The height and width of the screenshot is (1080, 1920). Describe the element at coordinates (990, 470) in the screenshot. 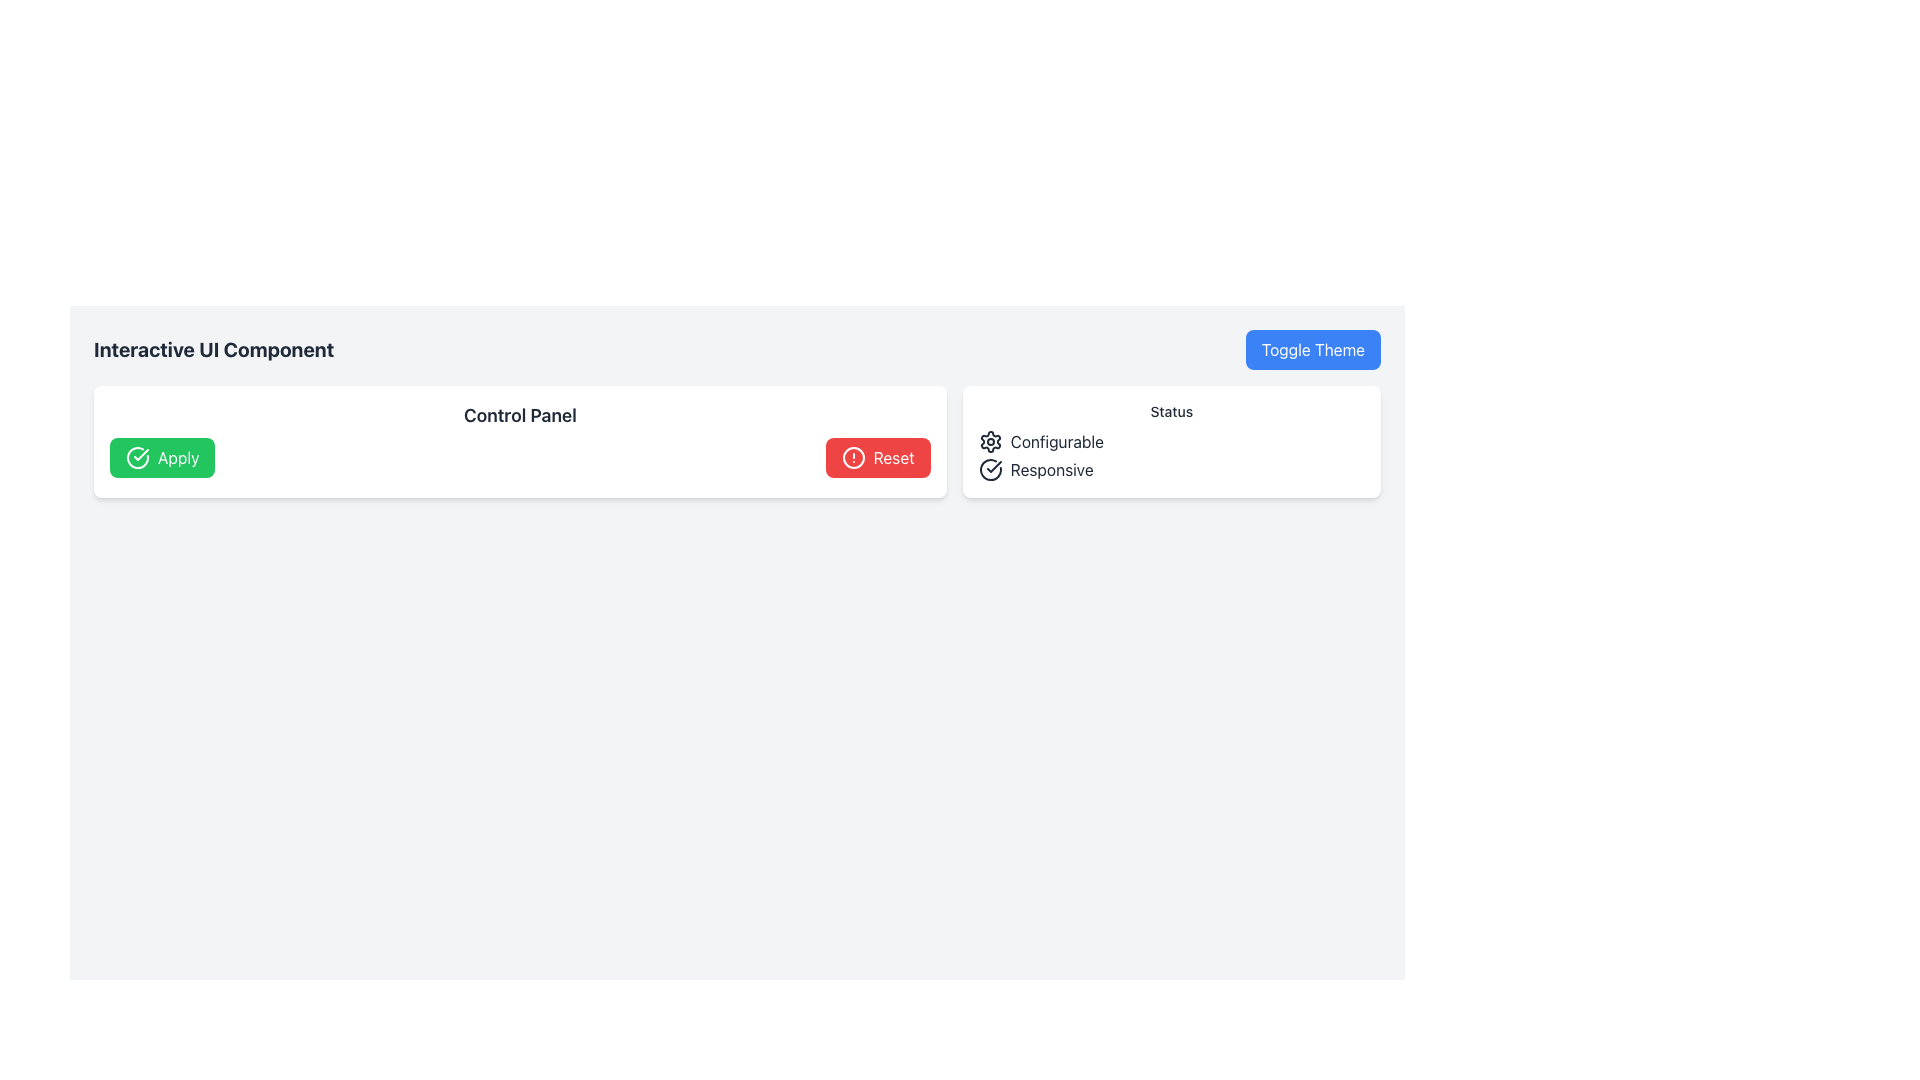

I see `the SVG icon indicating the responsiveness status, which is located in the 'Status' section at the top-right of the interface, aligned to the left of the 'Responsive' text` at that location.